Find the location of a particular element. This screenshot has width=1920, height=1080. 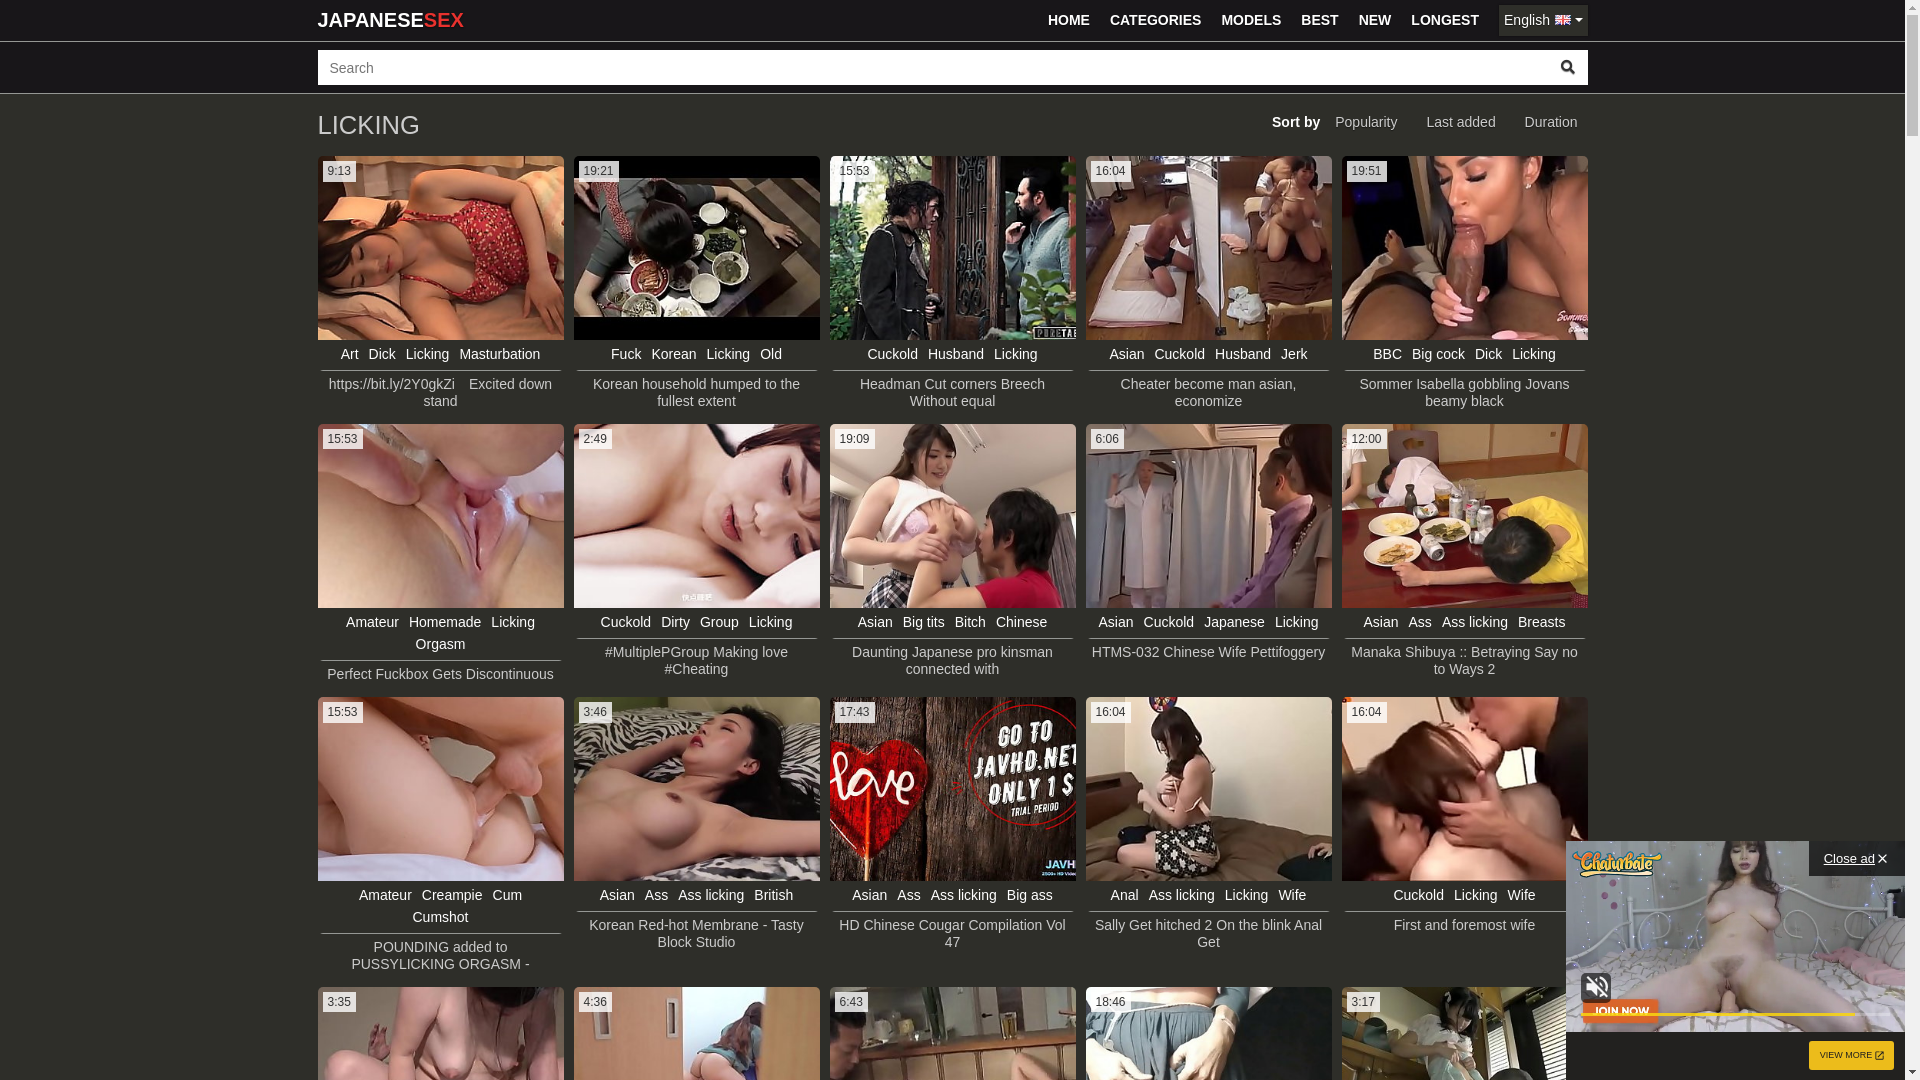

'Manaka Shibuya :: Betraying Say no to Ways 2' is located at coordinates (1464, 660).